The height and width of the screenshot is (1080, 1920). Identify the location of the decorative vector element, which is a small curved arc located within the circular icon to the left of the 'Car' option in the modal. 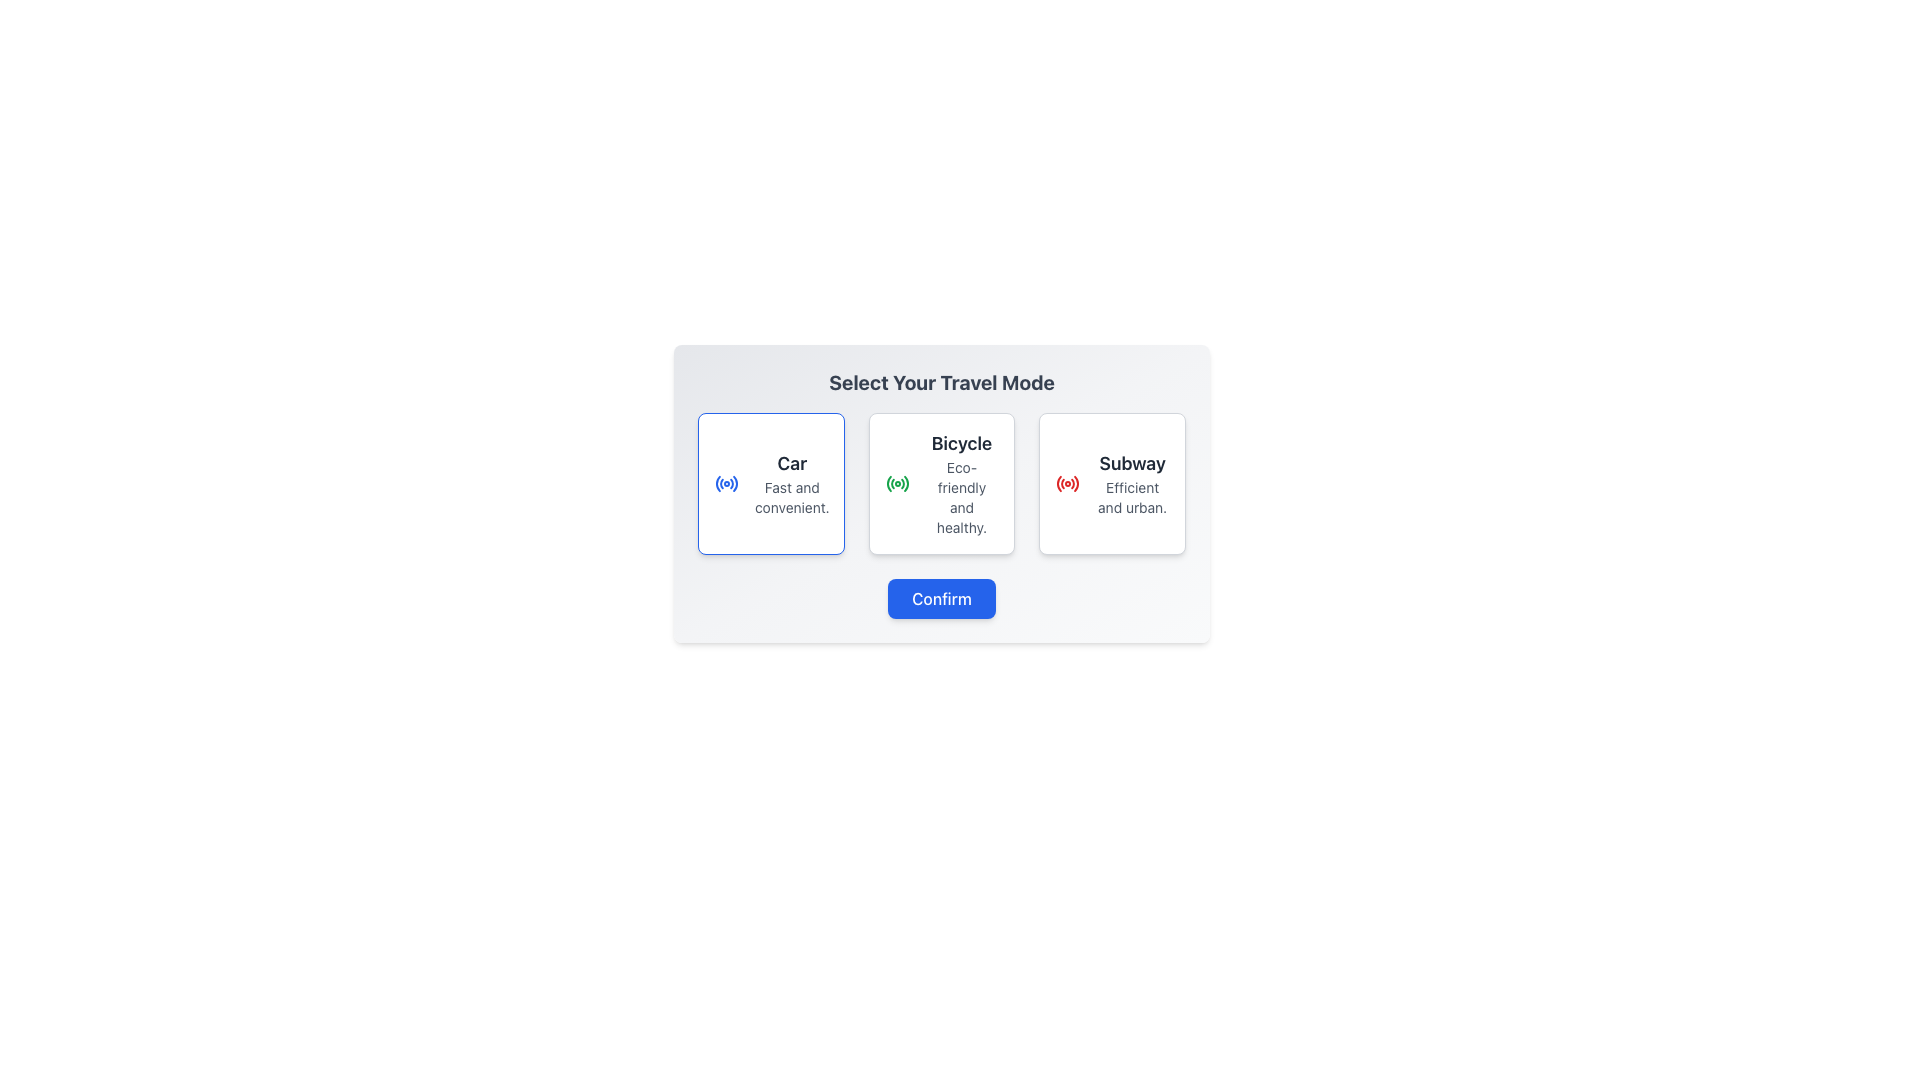
(888, 483).